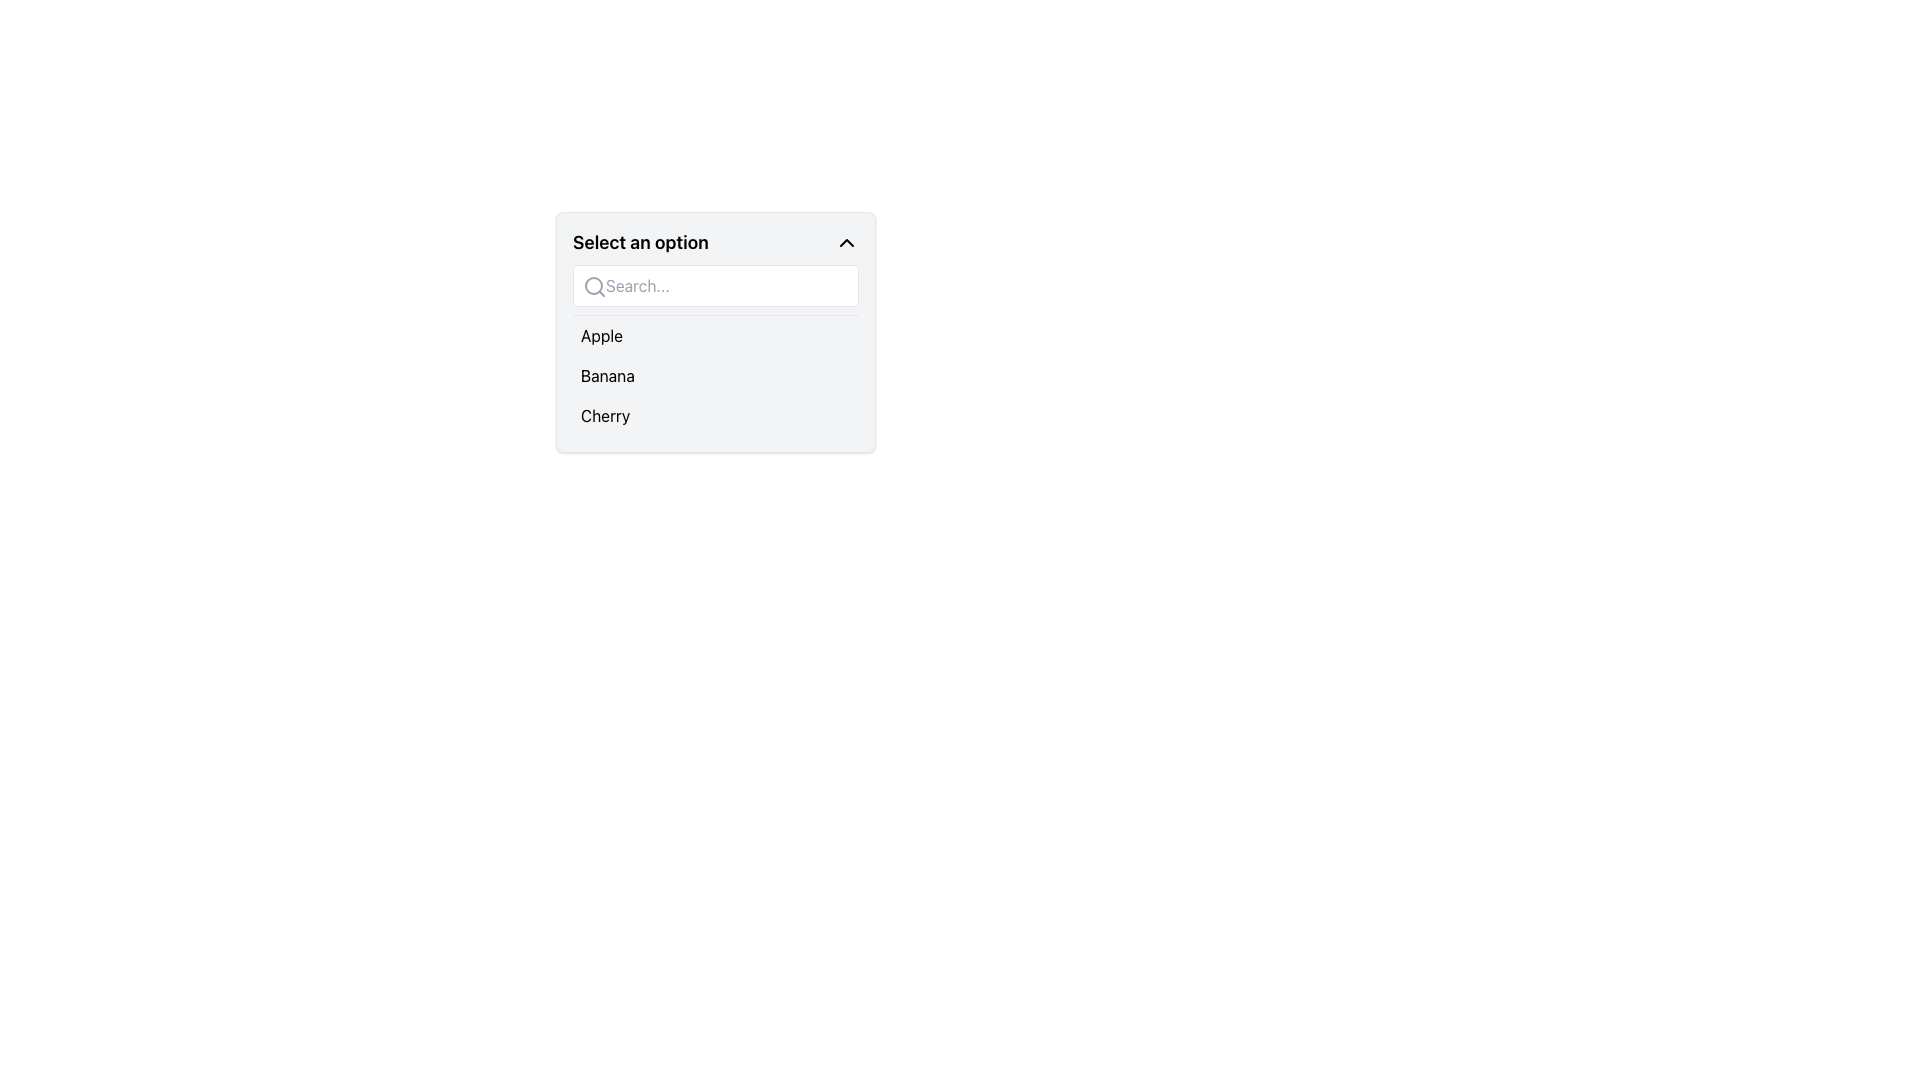  Describe the element at coordinates (715, 415) in the screenshot. I see `to select the 'Cherry' option from the dropdown menu located below 'Apple' and 'Banana'` at that location.